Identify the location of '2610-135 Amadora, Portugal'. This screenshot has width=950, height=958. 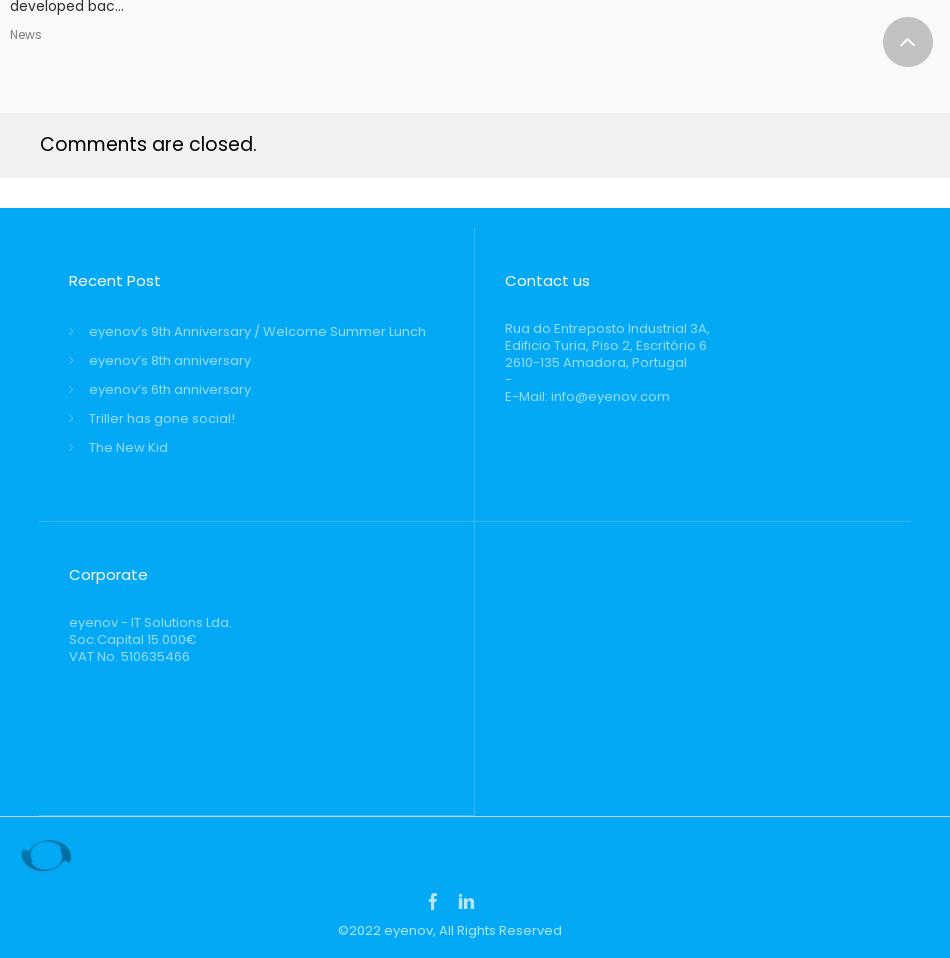
(596, 360).